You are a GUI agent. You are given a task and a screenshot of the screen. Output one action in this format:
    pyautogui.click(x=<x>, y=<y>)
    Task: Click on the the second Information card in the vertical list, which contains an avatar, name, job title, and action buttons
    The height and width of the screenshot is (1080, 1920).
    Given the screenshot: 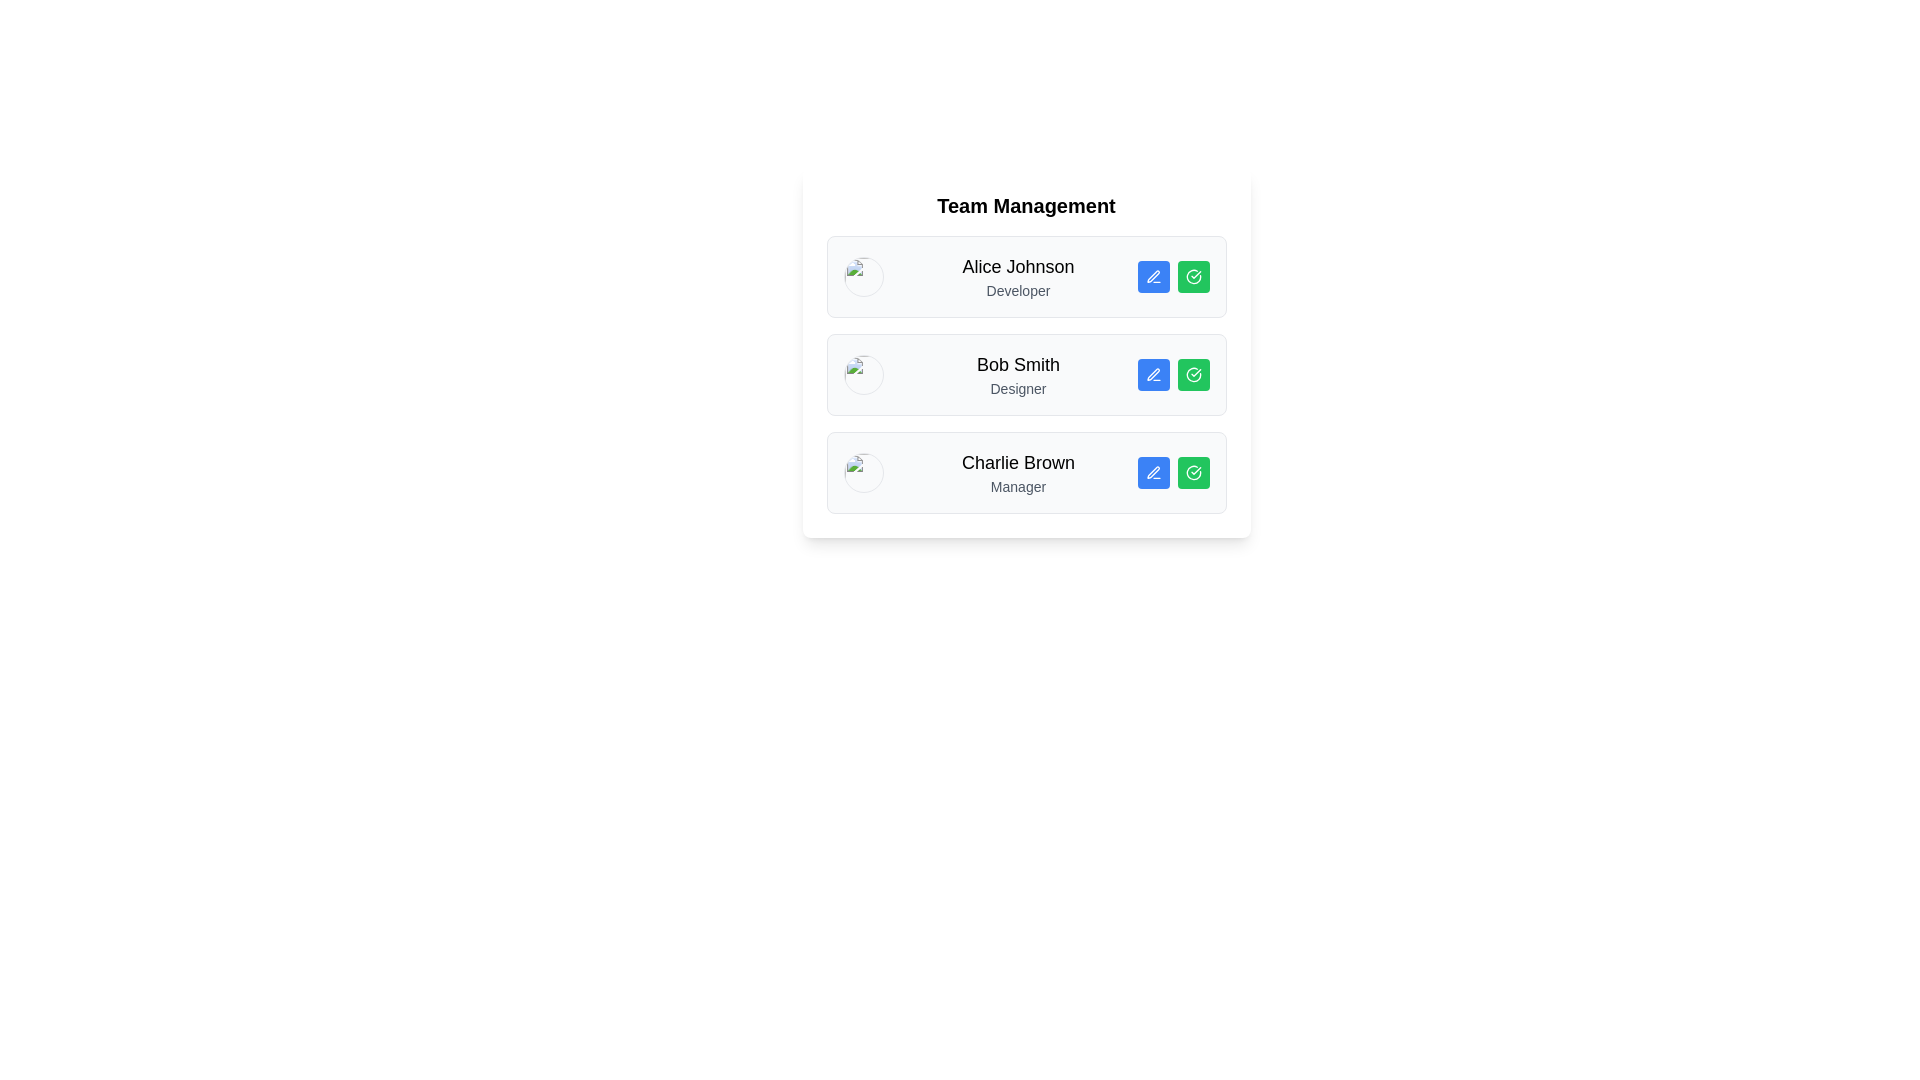 What is the action you would take?
    pyautogui.click(x=1026, y=374)
    